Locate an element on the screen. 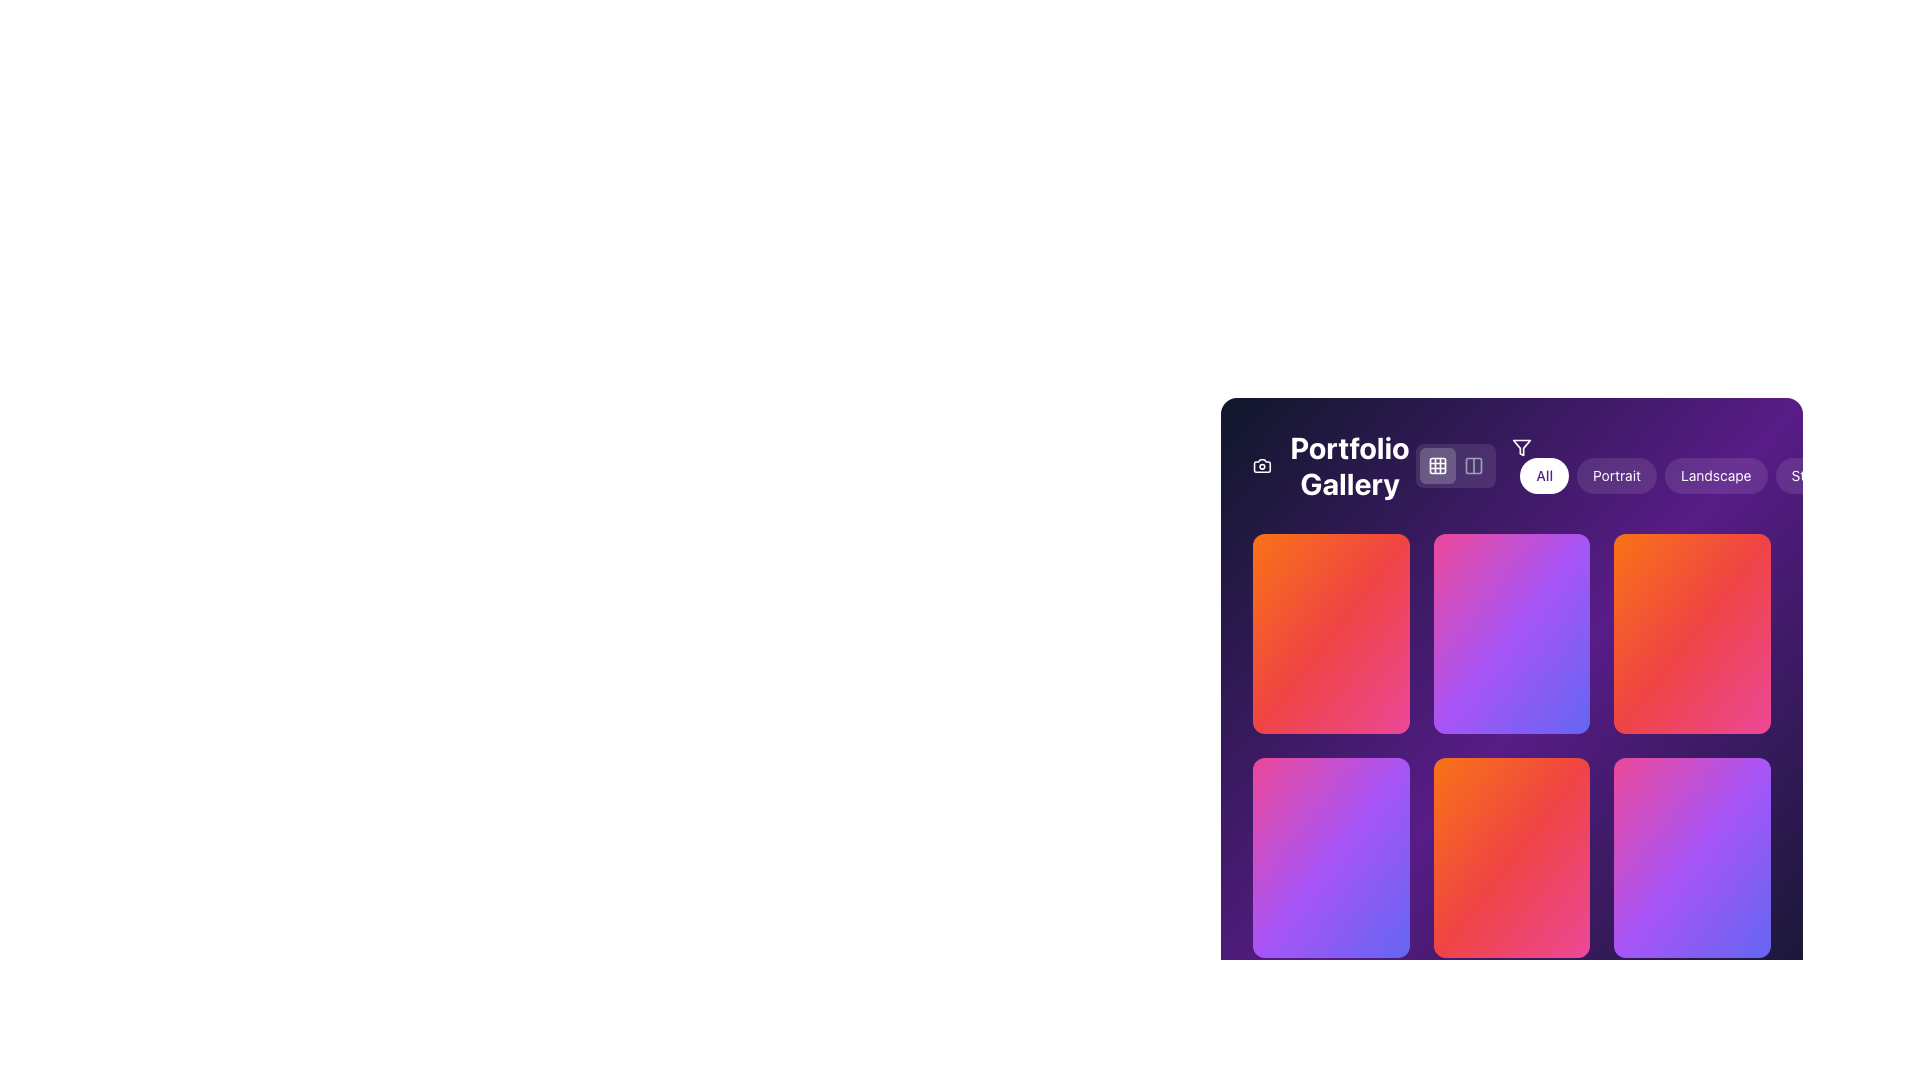 The width and height of the screenshot is (1920, 1080). the 'All' button with a pill-shaped design and purple text is located at coordinates (1543, 475).